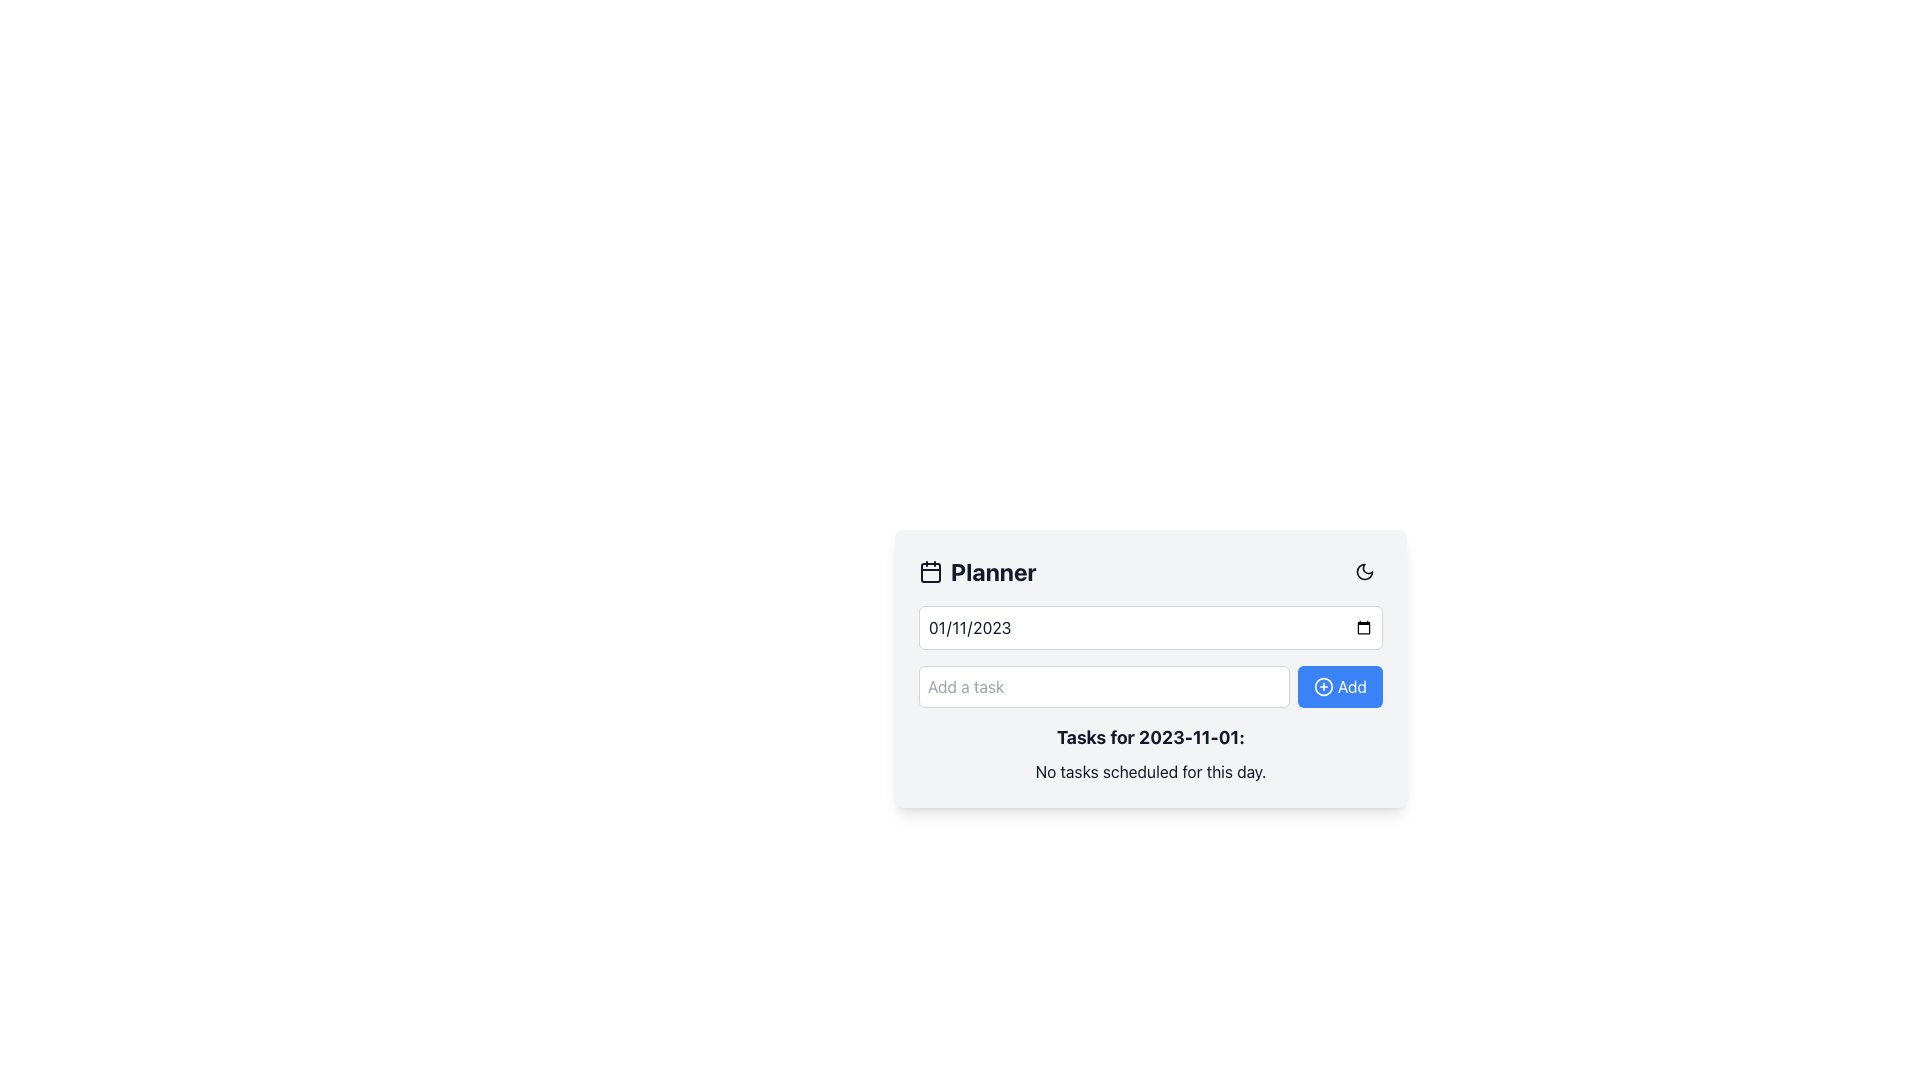 This screenshot has width=1920, height=1080. I want to click on the decorative icon for the 'Planner' section, which is located immediately to the left of the 'Planner' text in the header grouping, so click(930, 571).